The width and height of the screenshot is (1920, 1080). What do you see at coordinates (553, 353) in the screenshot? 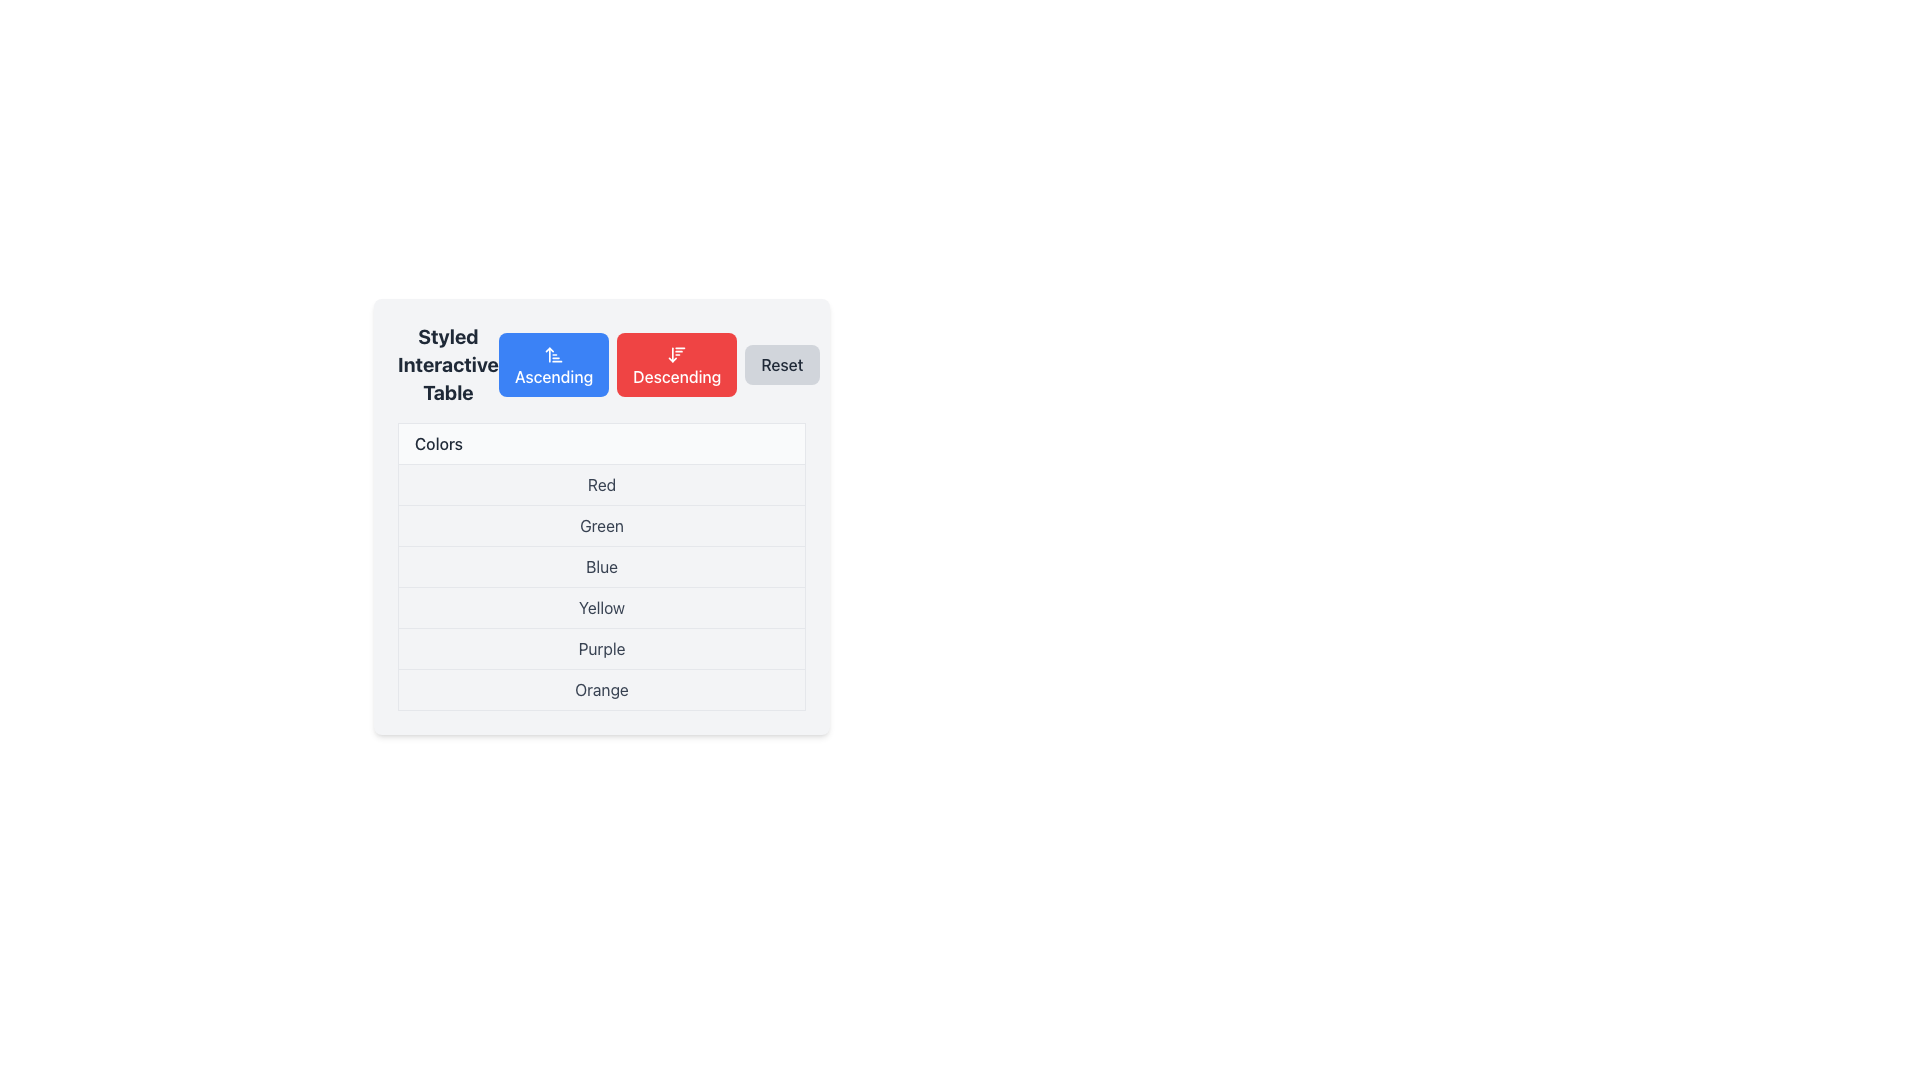
I see `the ascending order icon located within the blue button above the table labeled 'Colors'` at bounding box center [553, 353].